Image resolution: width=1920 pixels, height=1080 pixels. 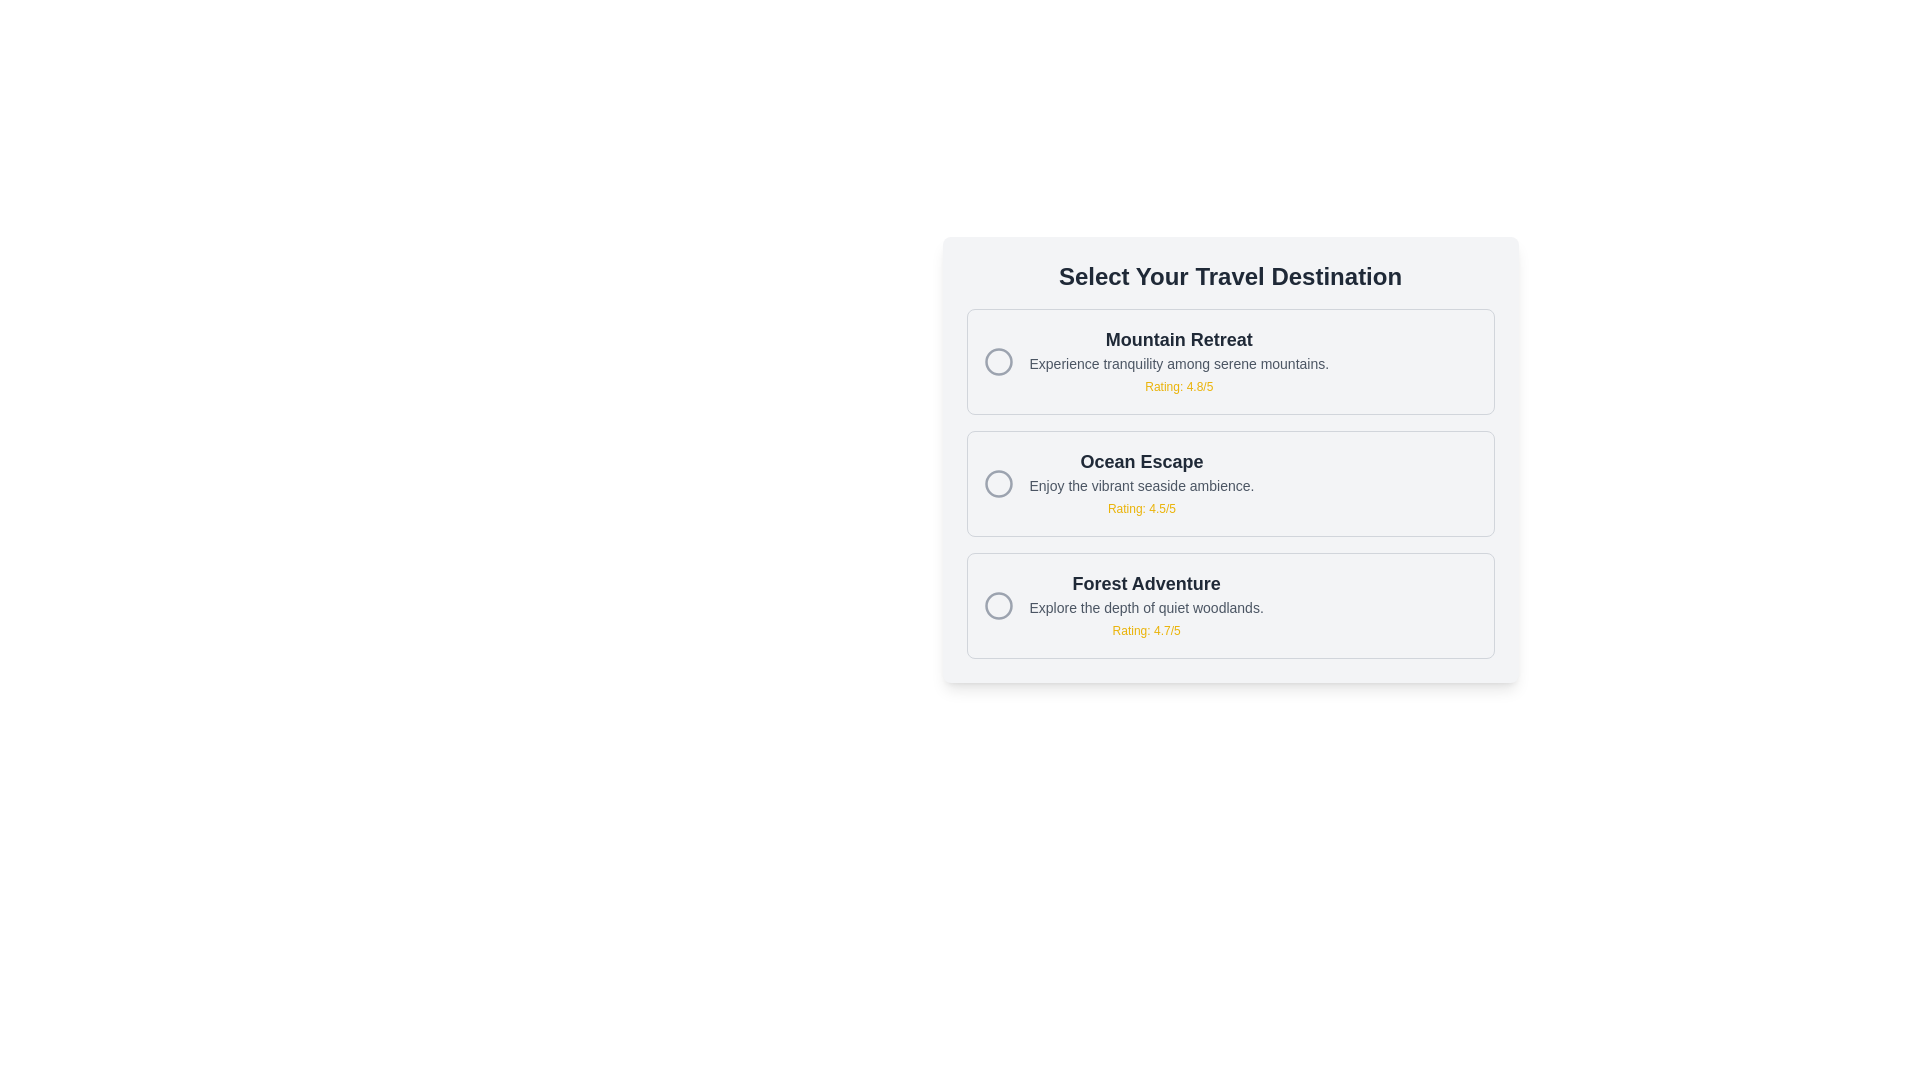 What do you see at coordinates (1142, 486) in the screenshot?
I see `the descriptive text element that provides additional information about the 'Ocean Escape' travel destination, positioned centrally below the heading and above the rating text` at bounding box center [1142, 486].